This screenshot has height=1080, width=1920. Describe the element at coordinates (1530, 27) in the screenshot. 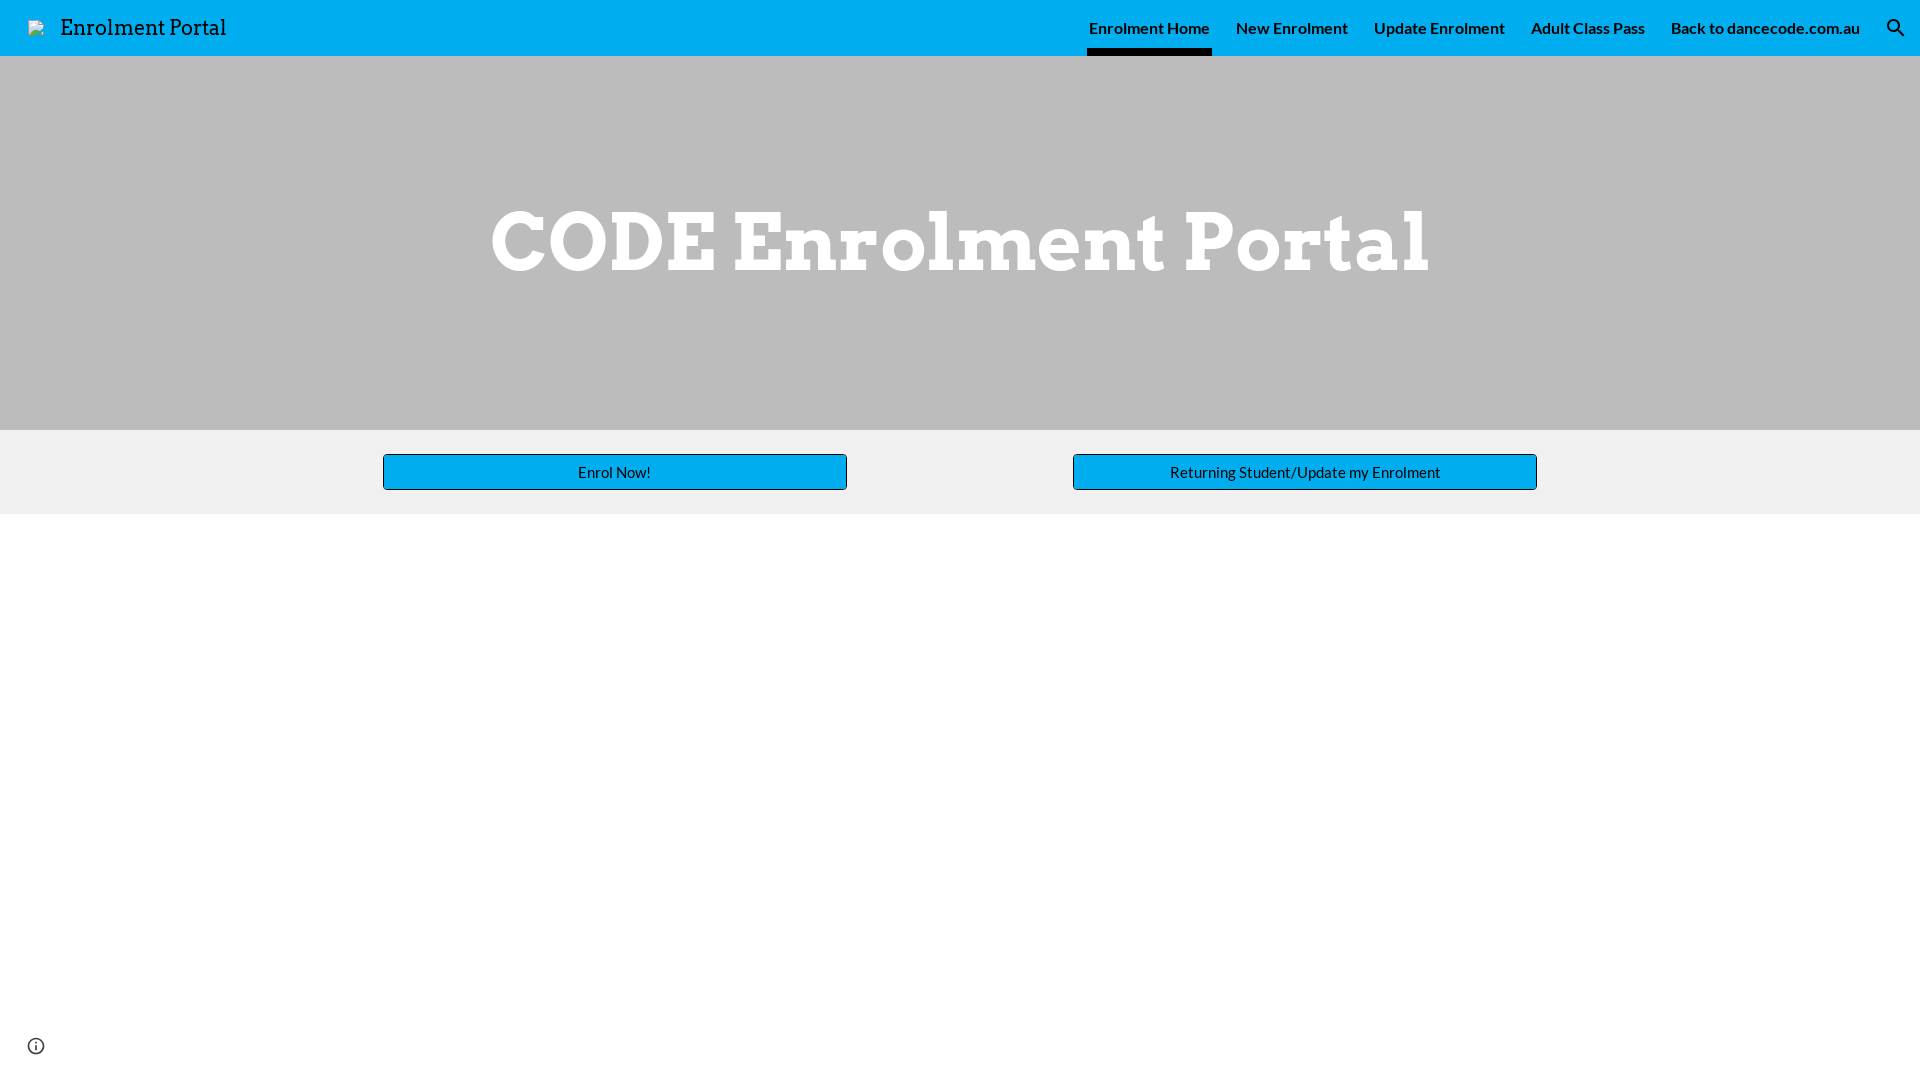

I see `'Adult Class Pass'` at that location.